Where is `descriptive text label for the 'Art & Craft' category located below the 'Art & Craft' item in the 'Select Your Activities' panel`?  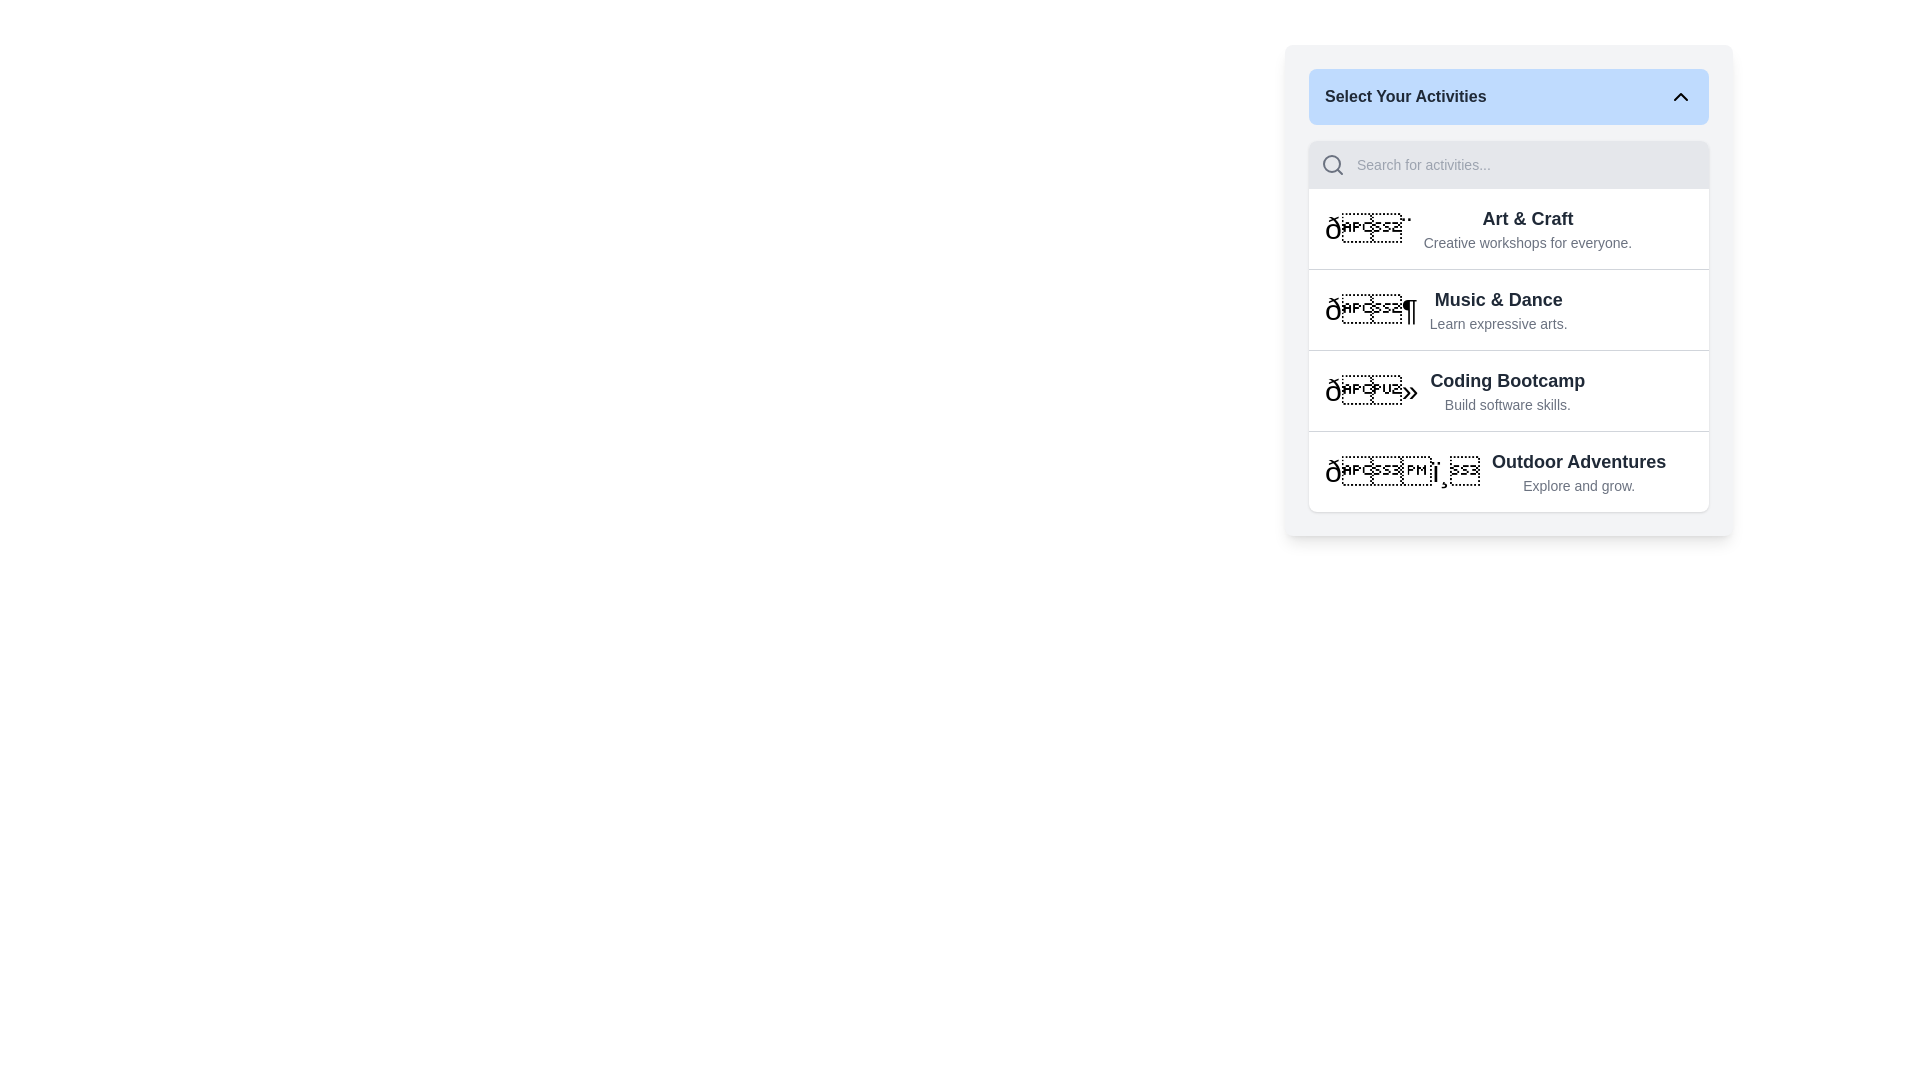 descriptive text label for the 'Art & Craft' category located below the 'Art & Craft' item in the 'Select Your Activities' panel is located at coordinates (1526, 242).